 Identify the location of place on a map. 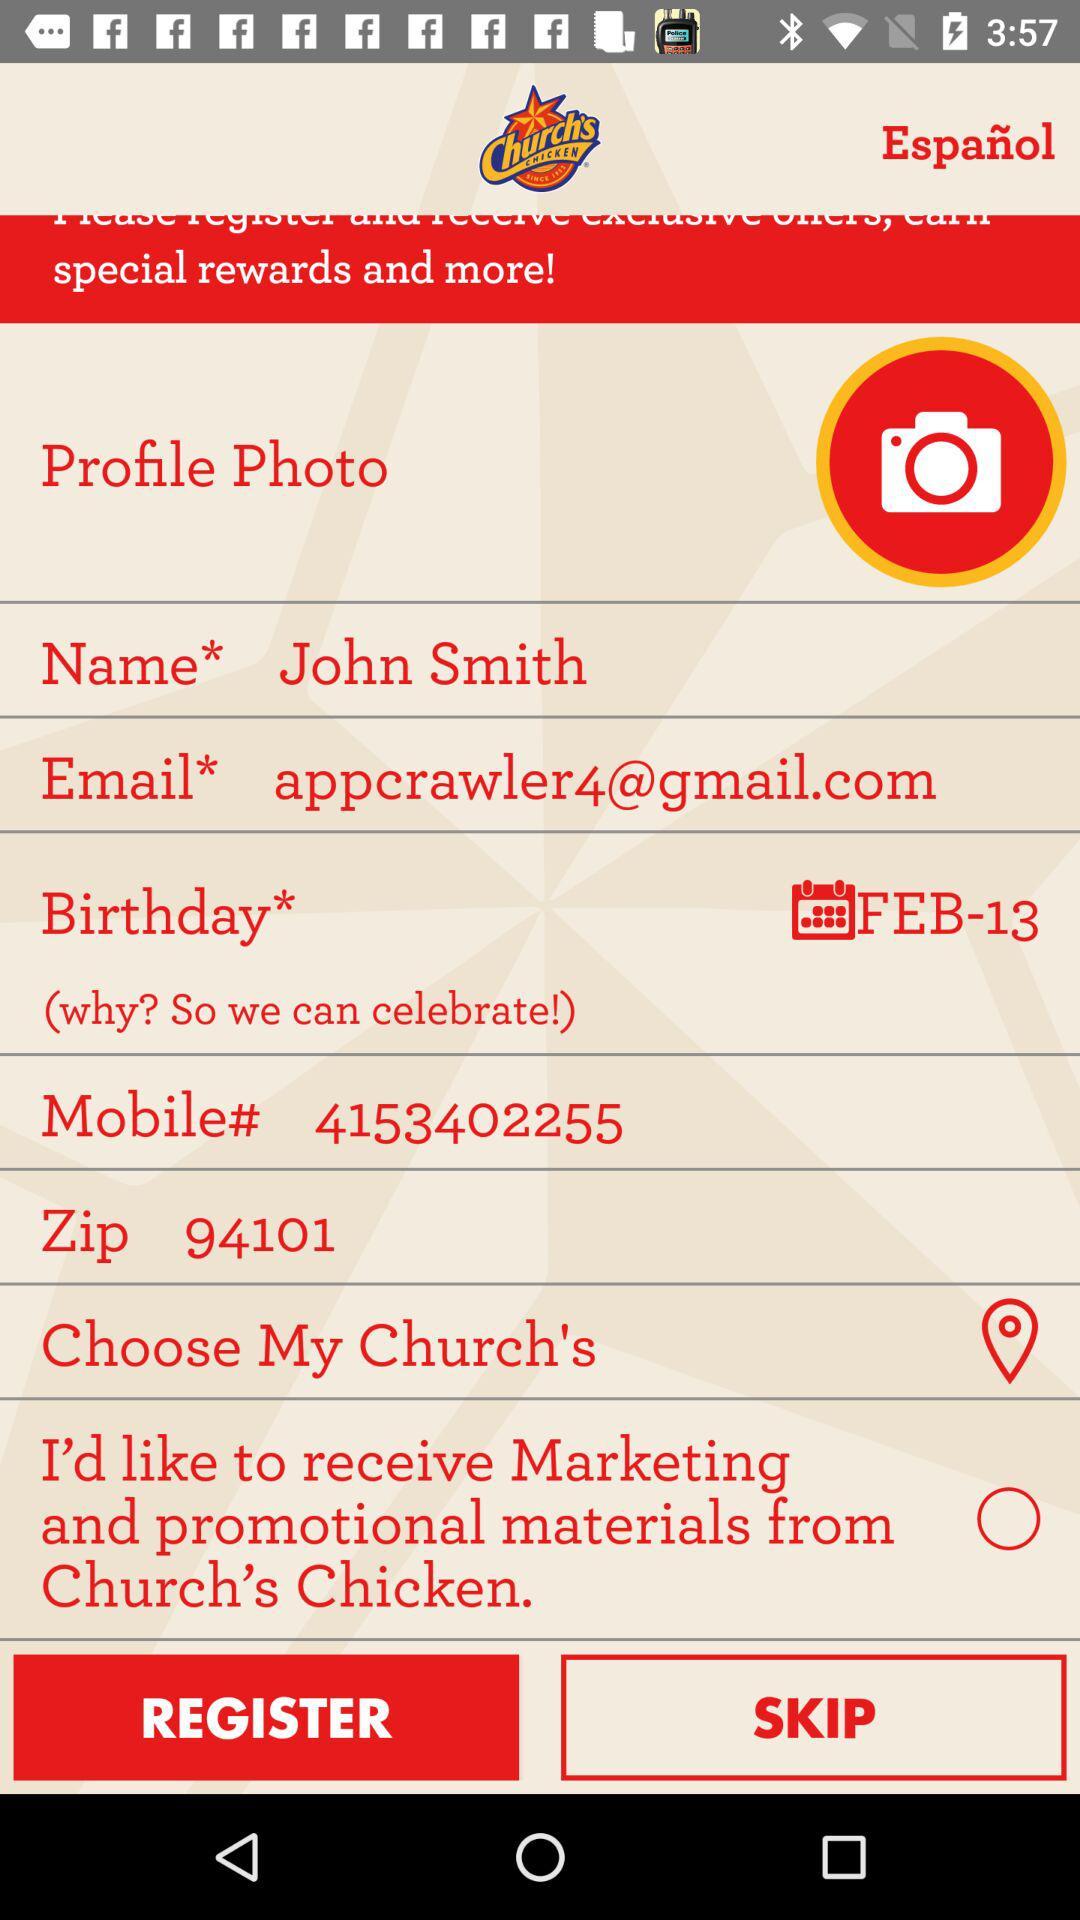
(1009, 1341).